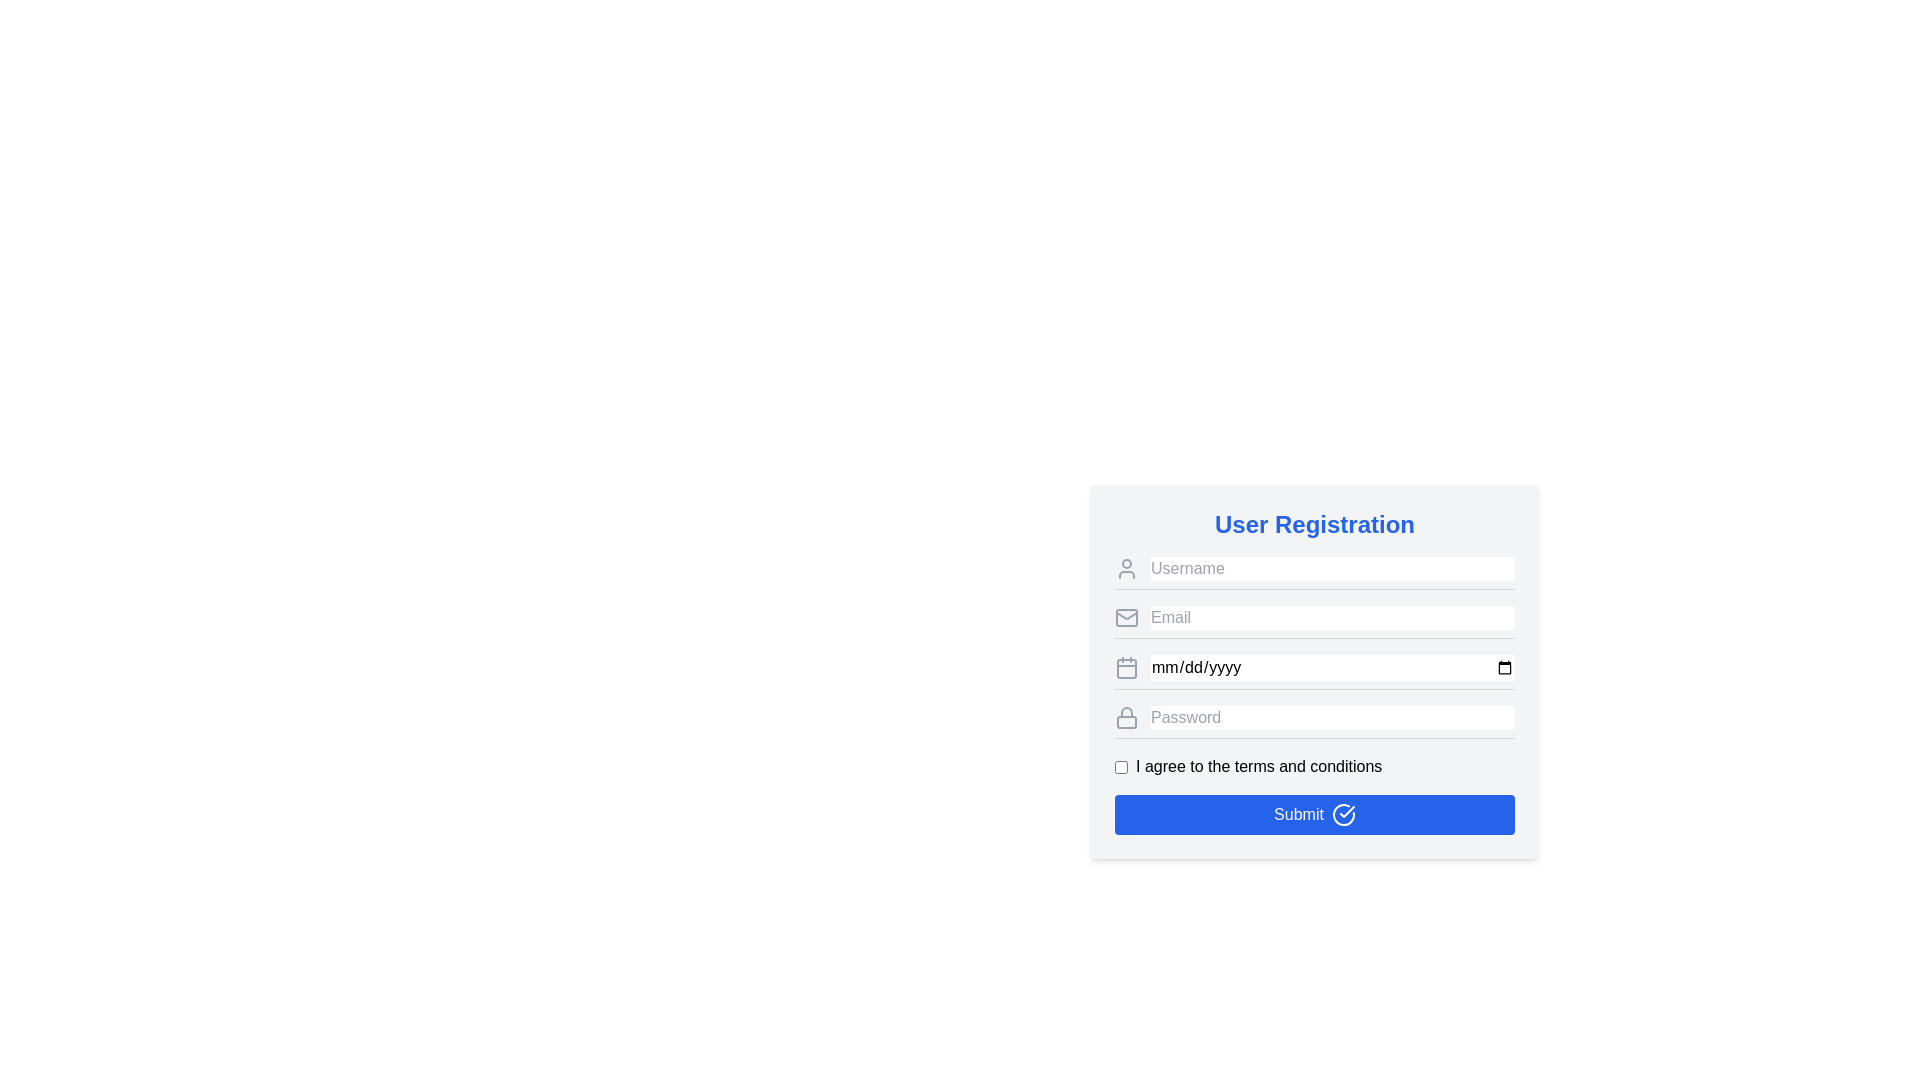 The height and width of the screenshot is (1080, 1920). I want to click on the confirmation checkbox for terms and conditions, so click(1315, 766).